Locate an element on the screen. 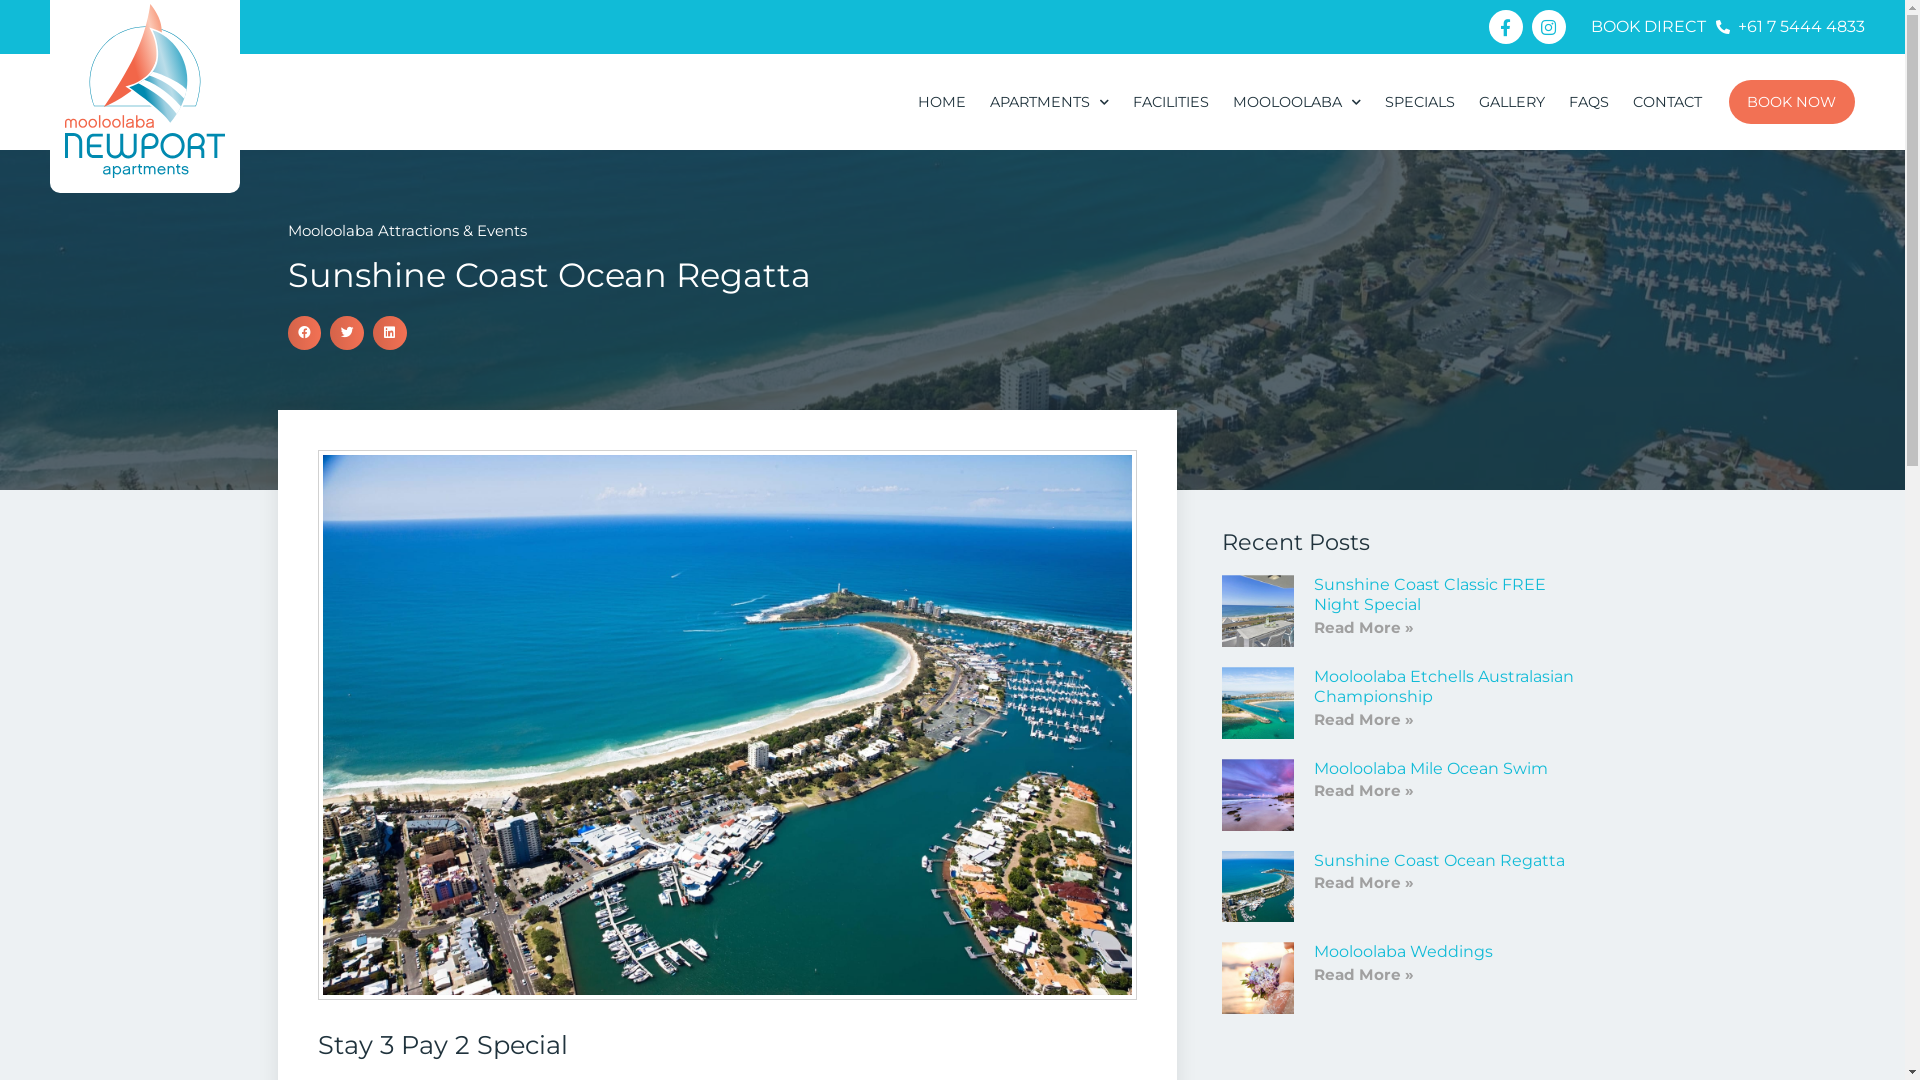  'HOME' is located at coordinates (905, 101).